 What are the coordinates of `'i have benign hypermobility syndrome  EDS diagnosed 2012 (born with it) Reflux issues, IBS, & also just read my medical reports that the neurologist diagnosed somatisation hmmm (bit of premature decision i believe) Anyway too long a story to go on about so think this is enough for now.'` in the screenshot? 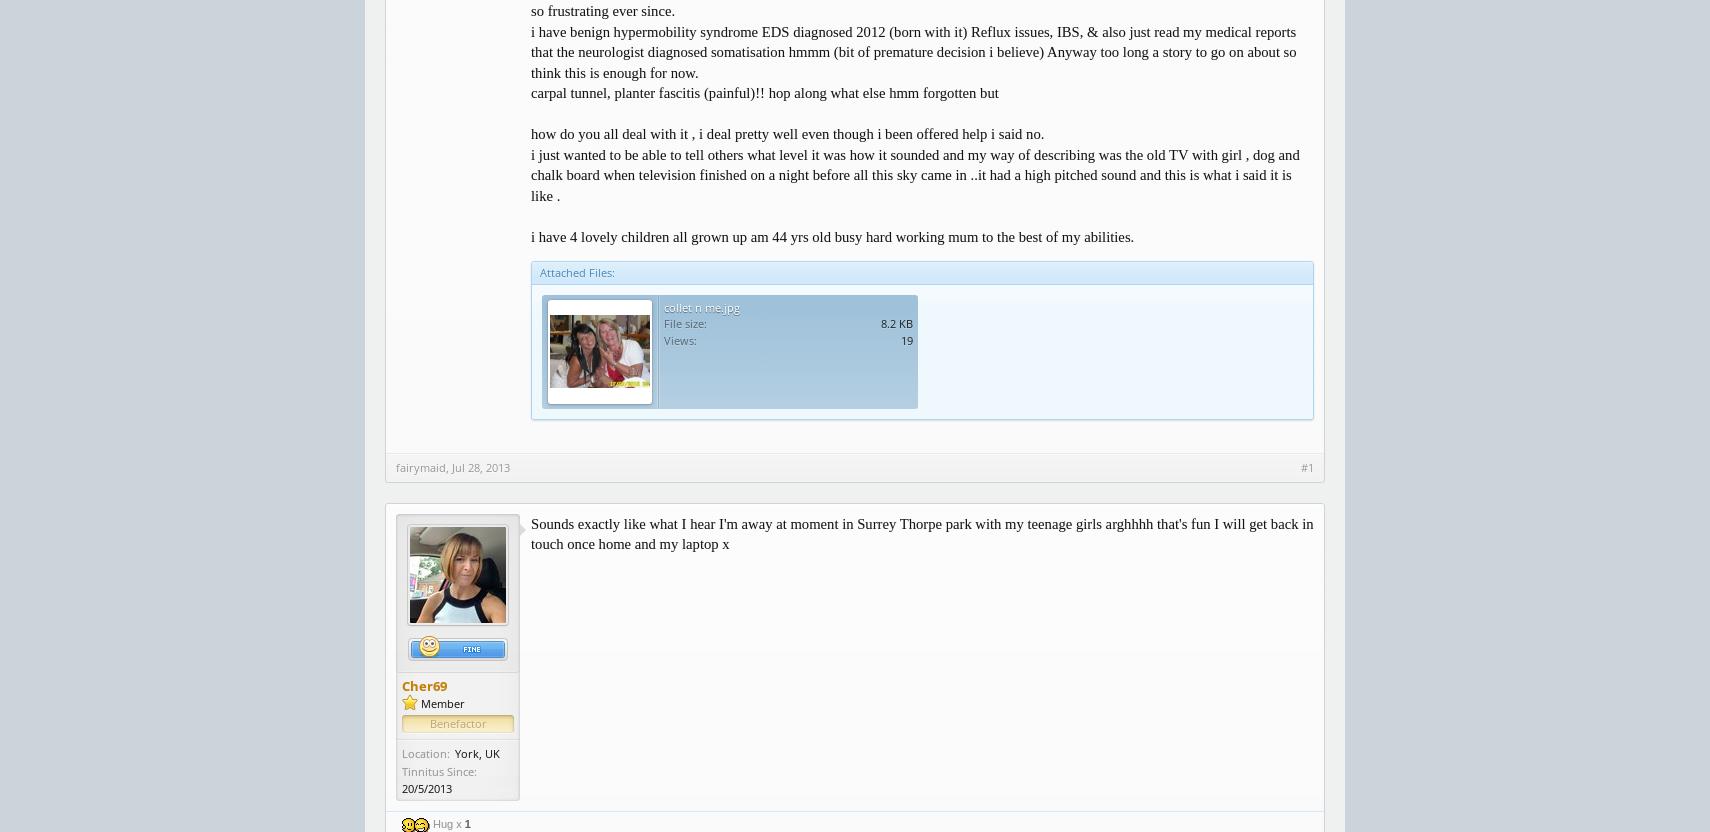 It's located at (530, 51).